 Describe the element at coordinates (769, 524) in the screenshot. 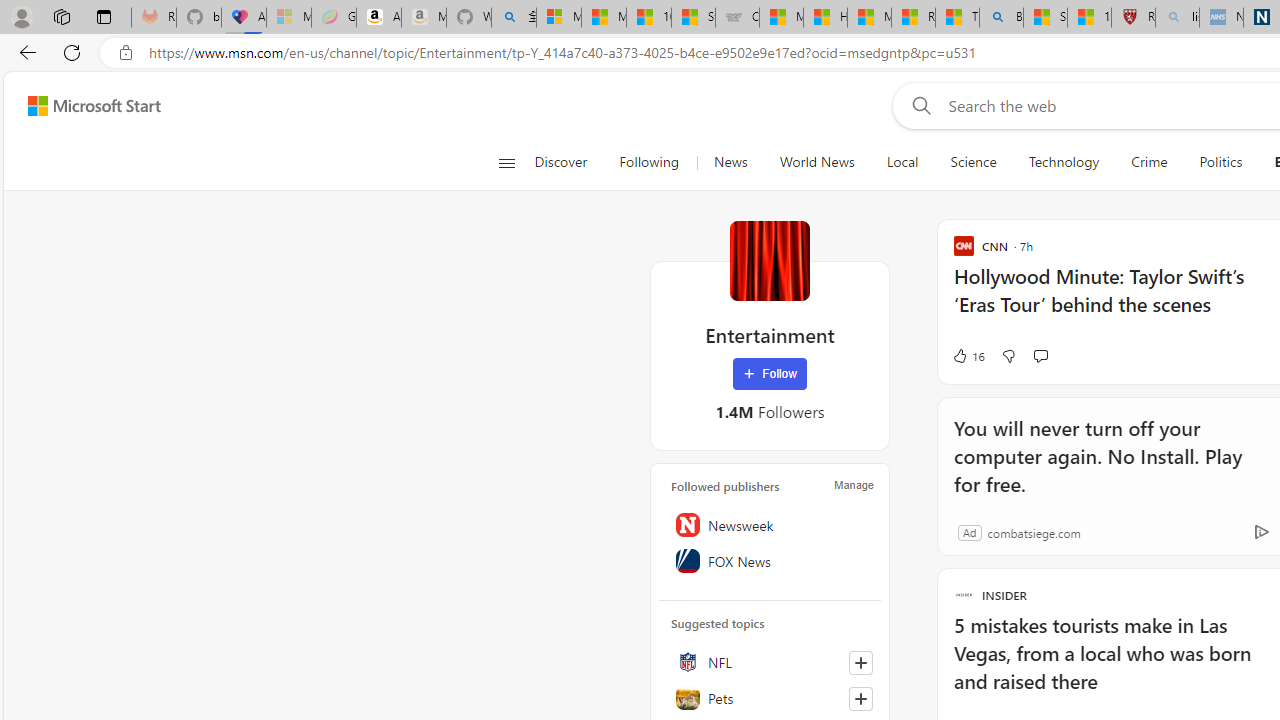

I see `'Newsweek'` at that location.